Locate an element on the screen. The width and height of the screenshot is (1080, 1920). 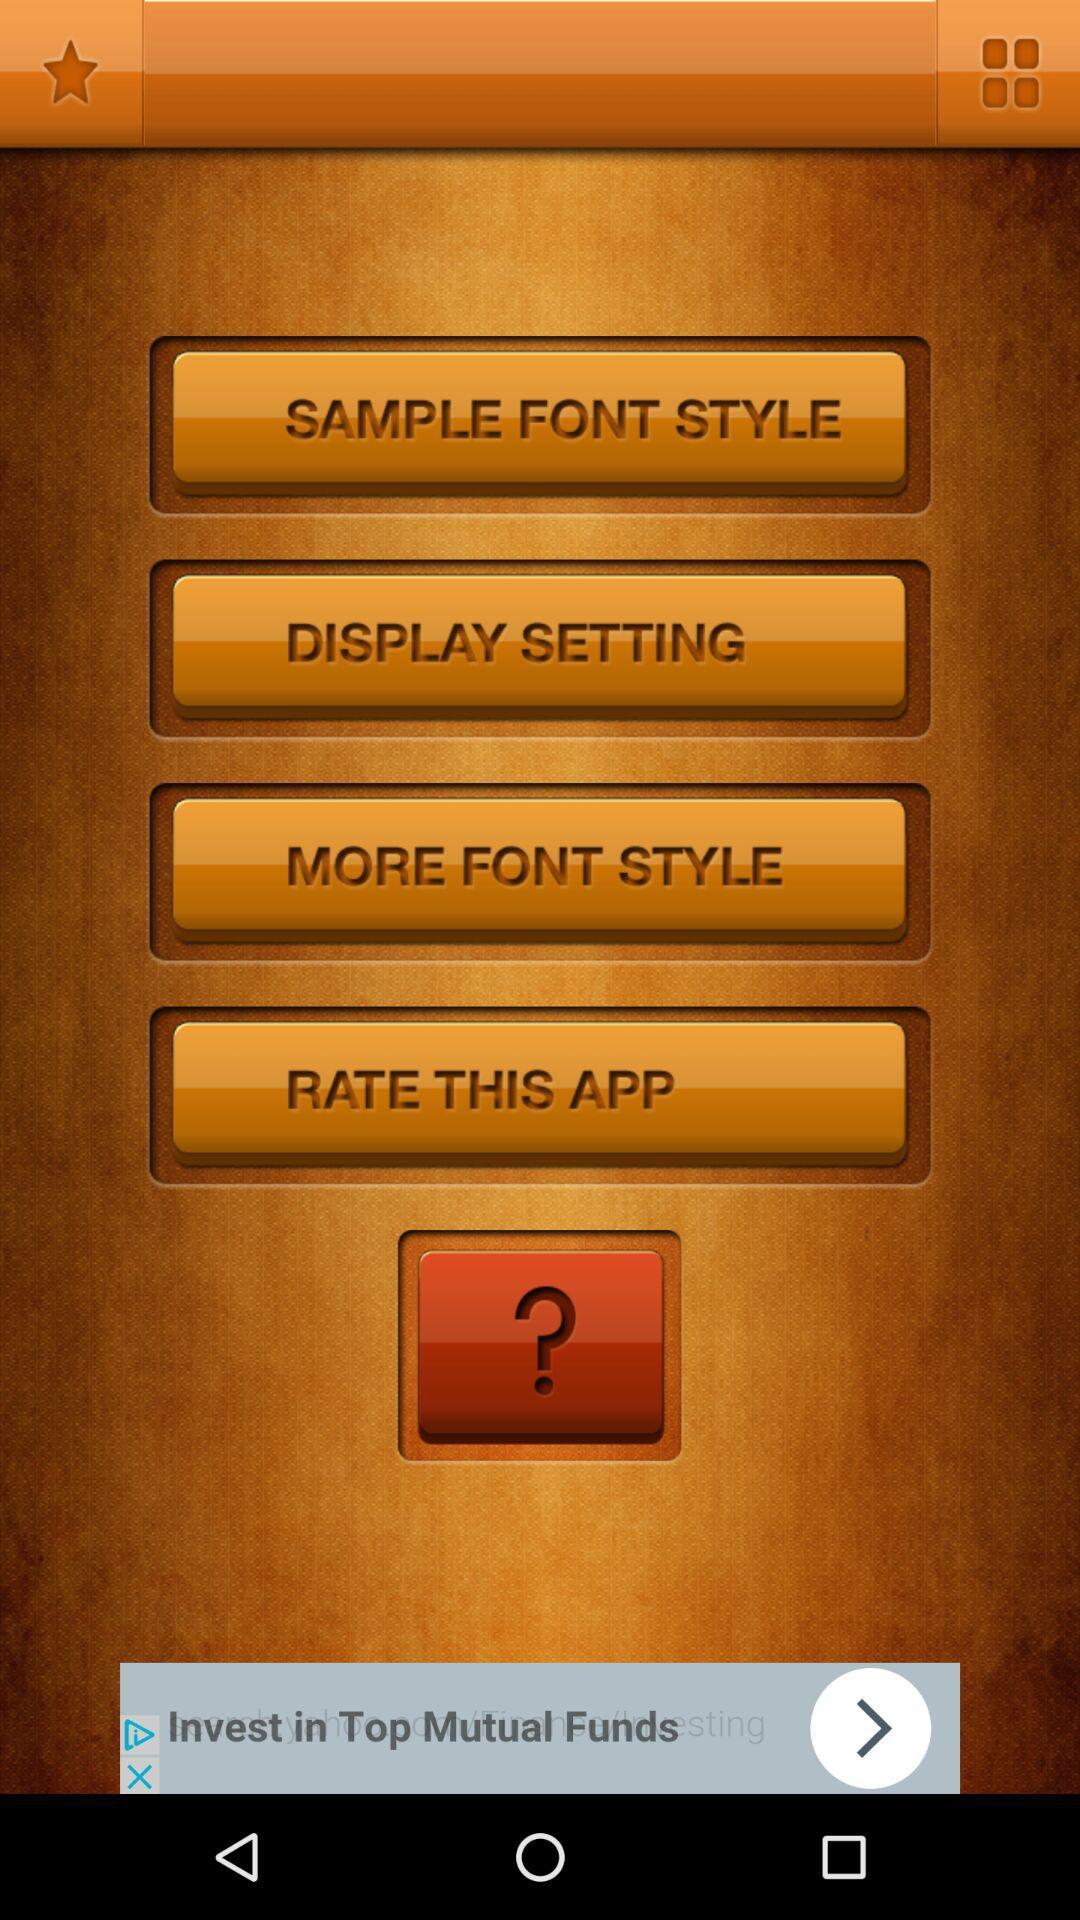
display setting is located at coordinates (540, 651).